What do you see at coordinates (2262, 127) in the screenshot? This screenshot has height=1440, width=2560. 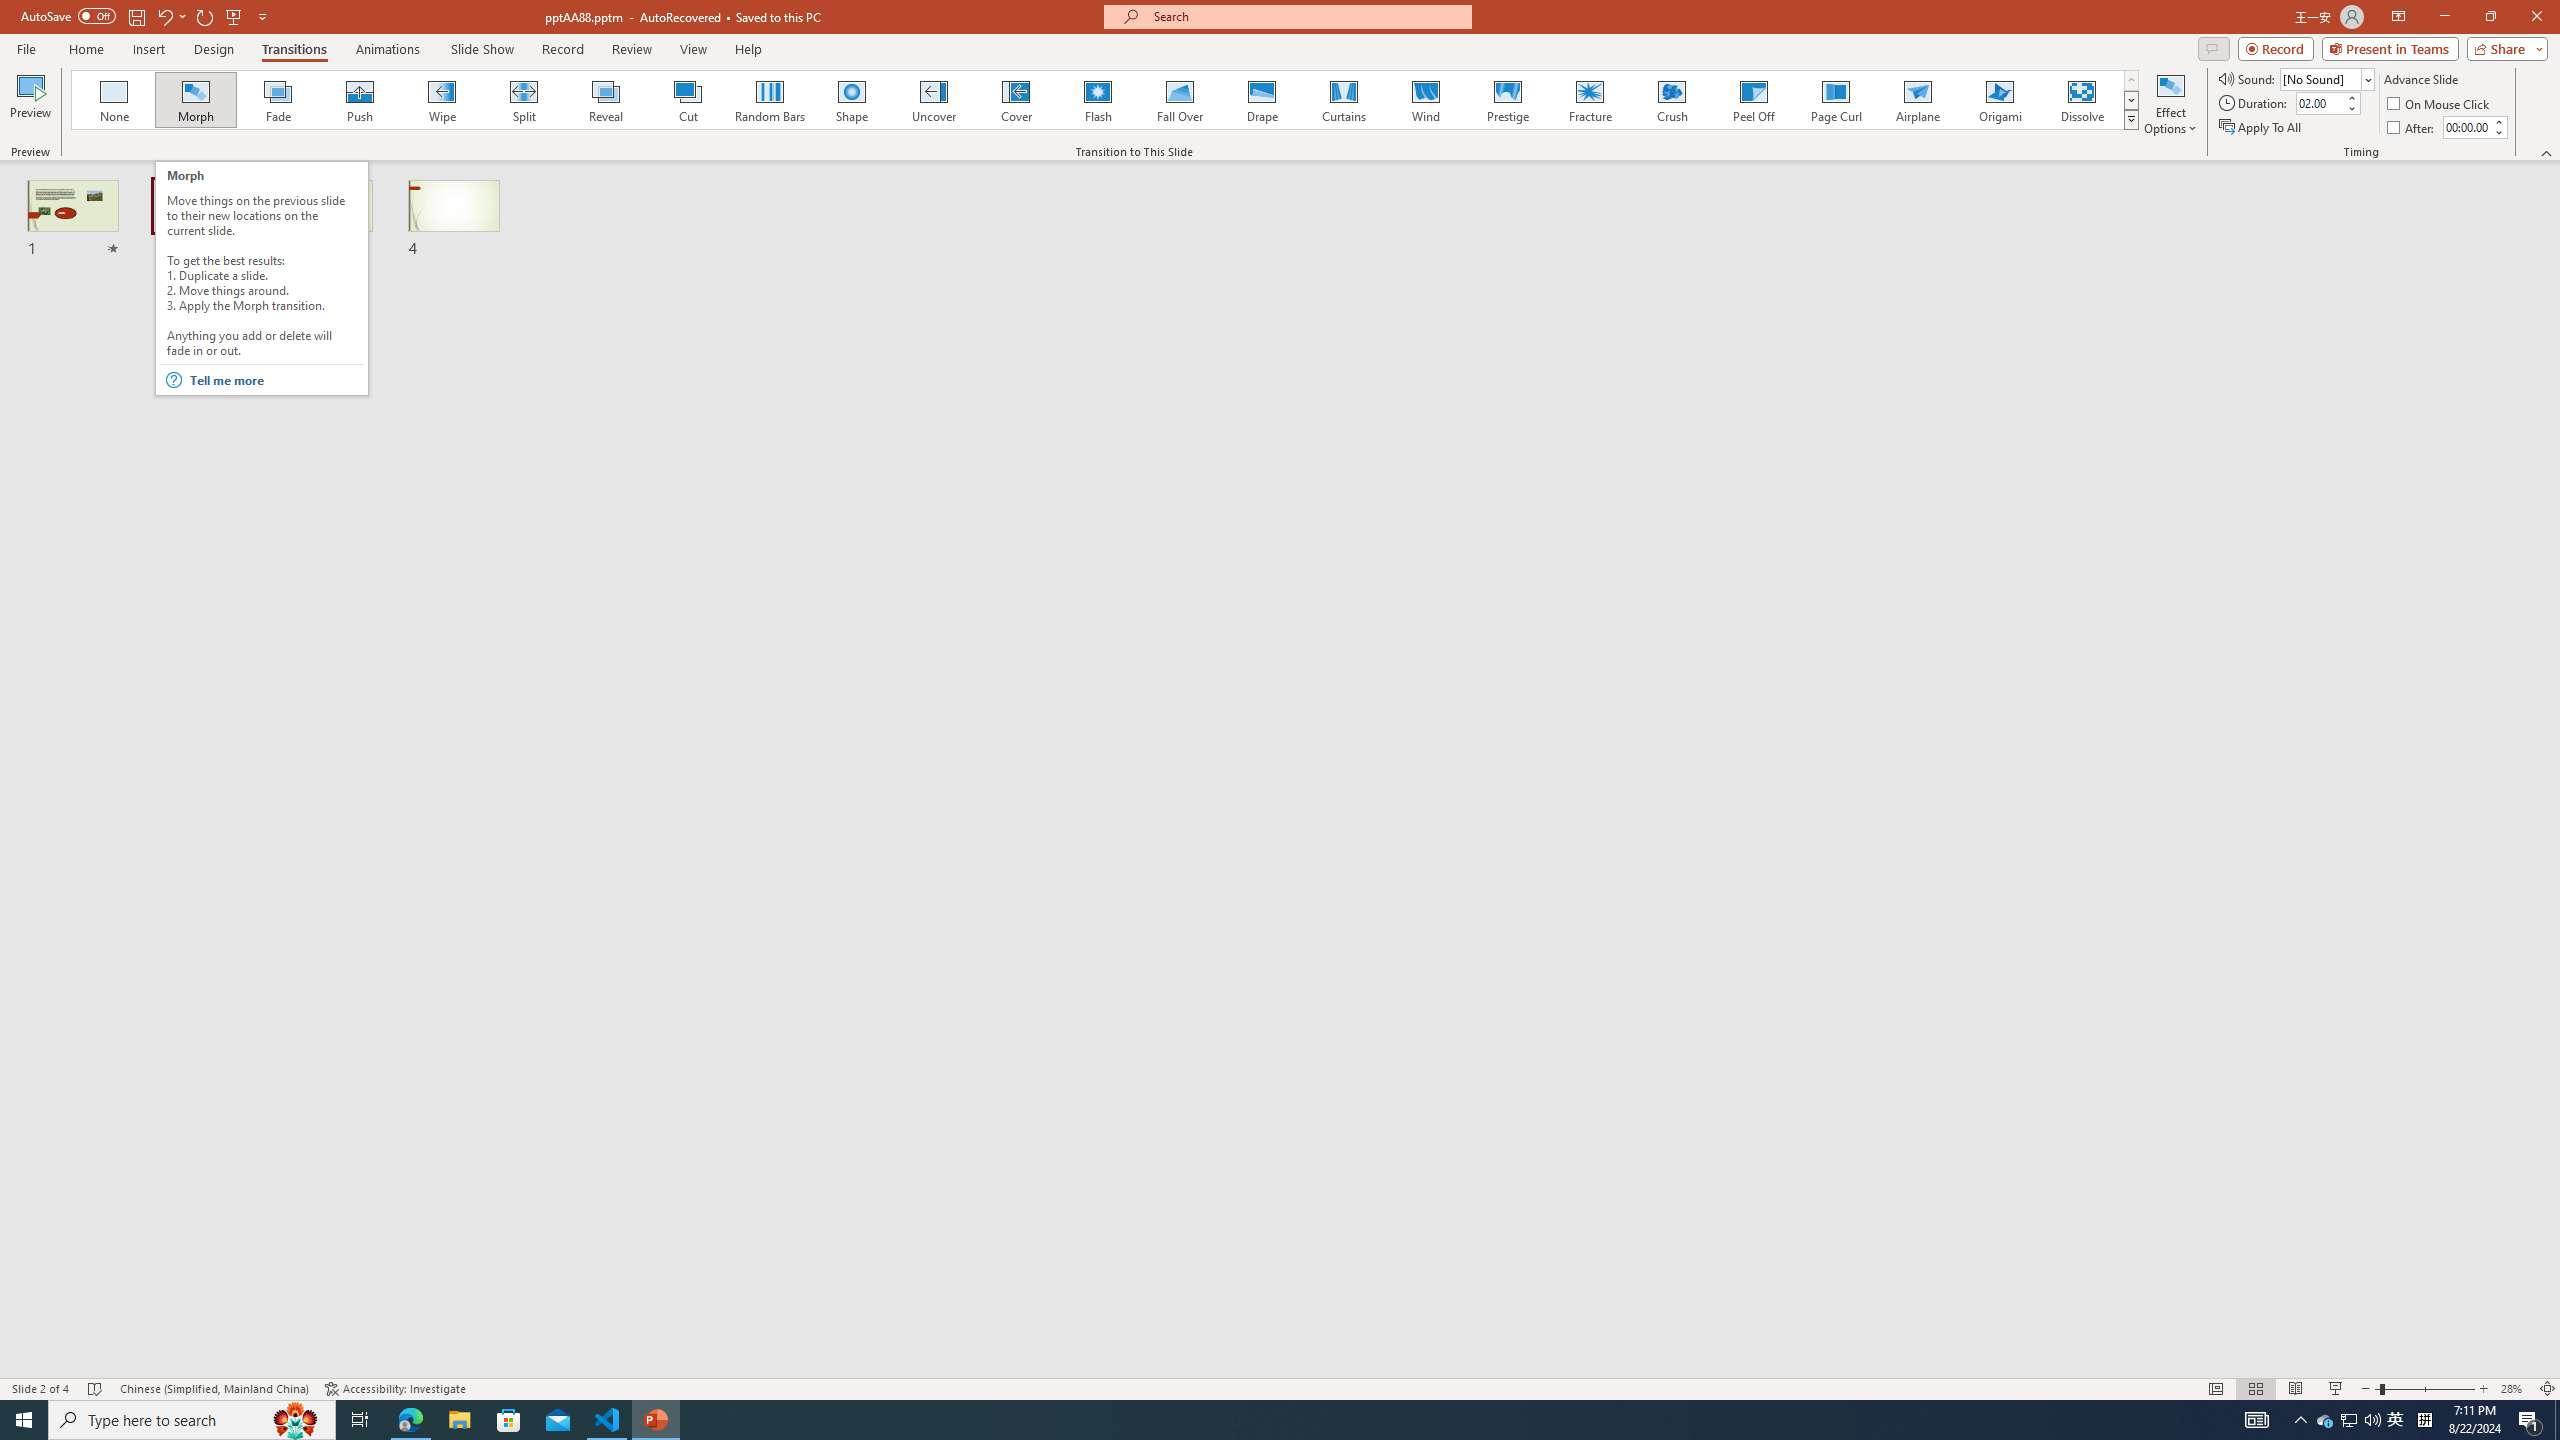 I see `'Apply To All'` at bounding box center [2262, 127].